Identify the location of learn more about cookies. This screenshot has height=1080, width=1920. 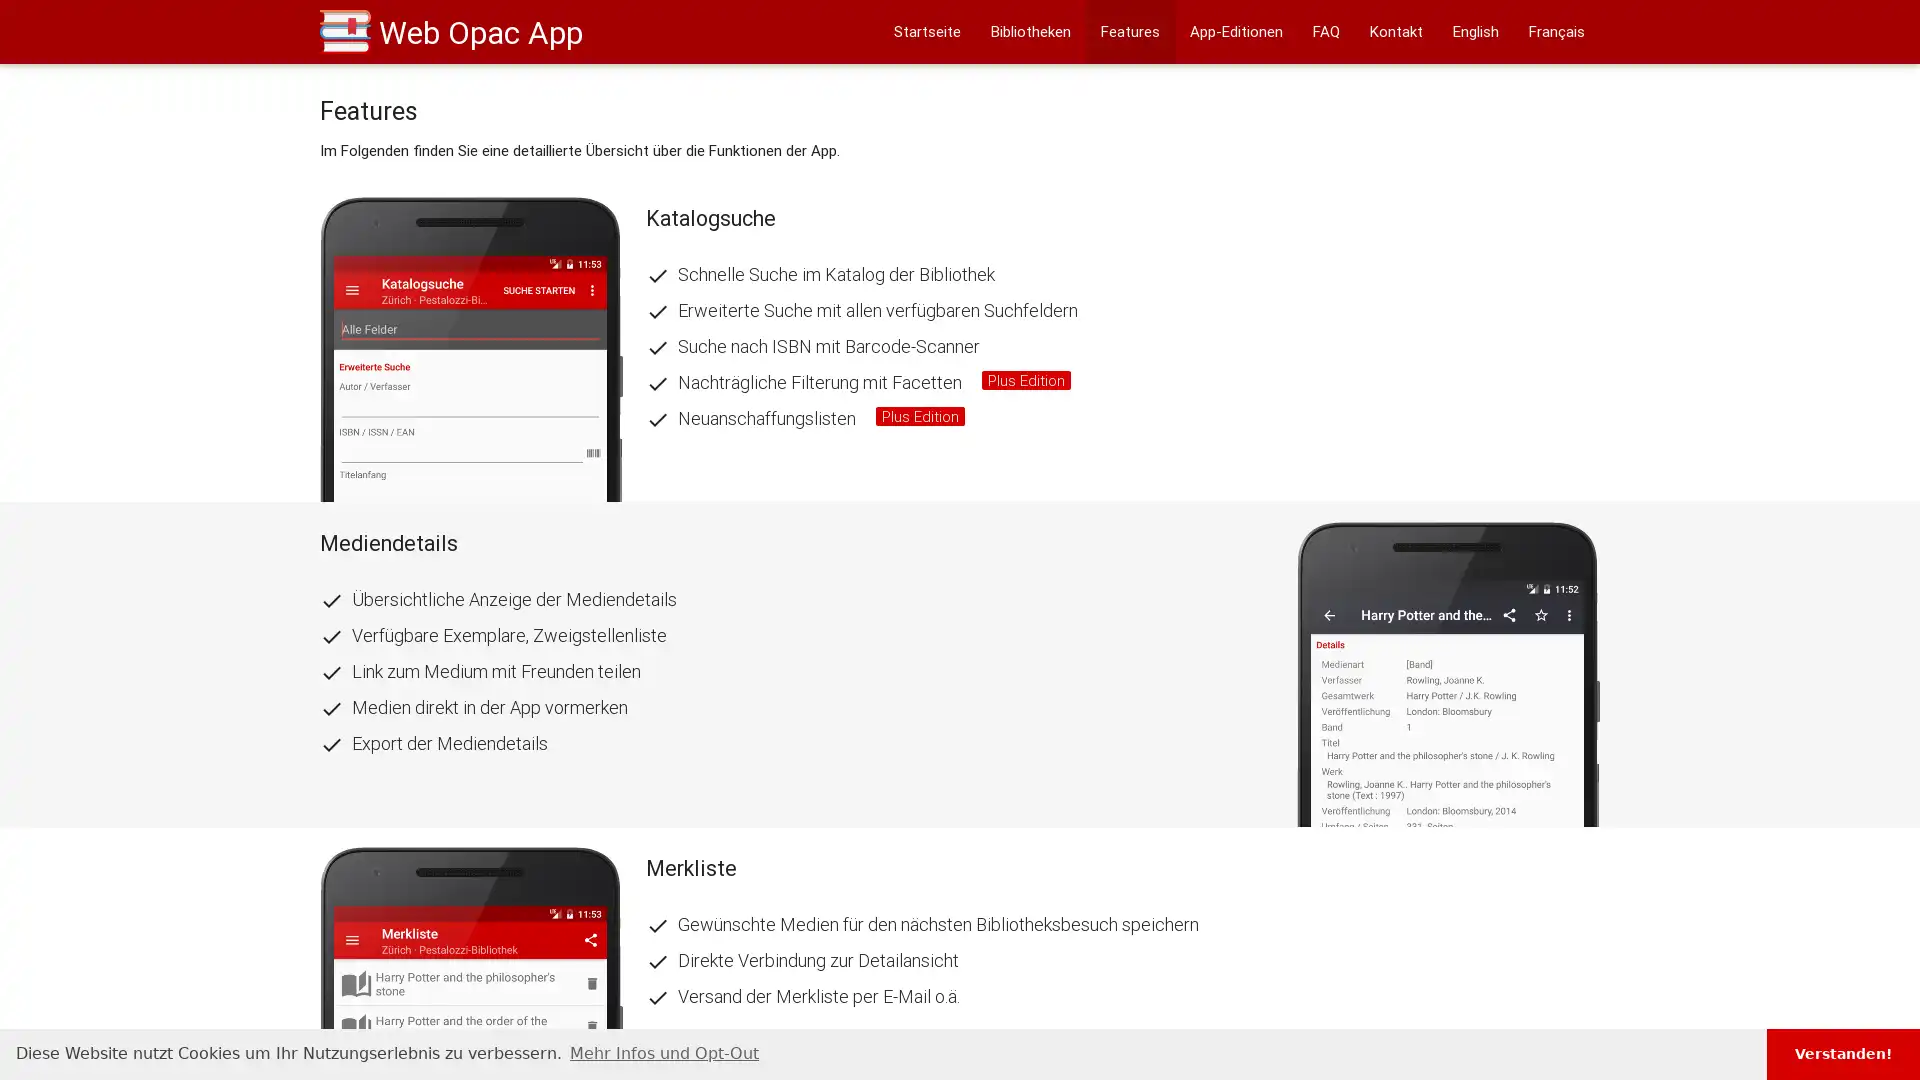
(664, 1052).